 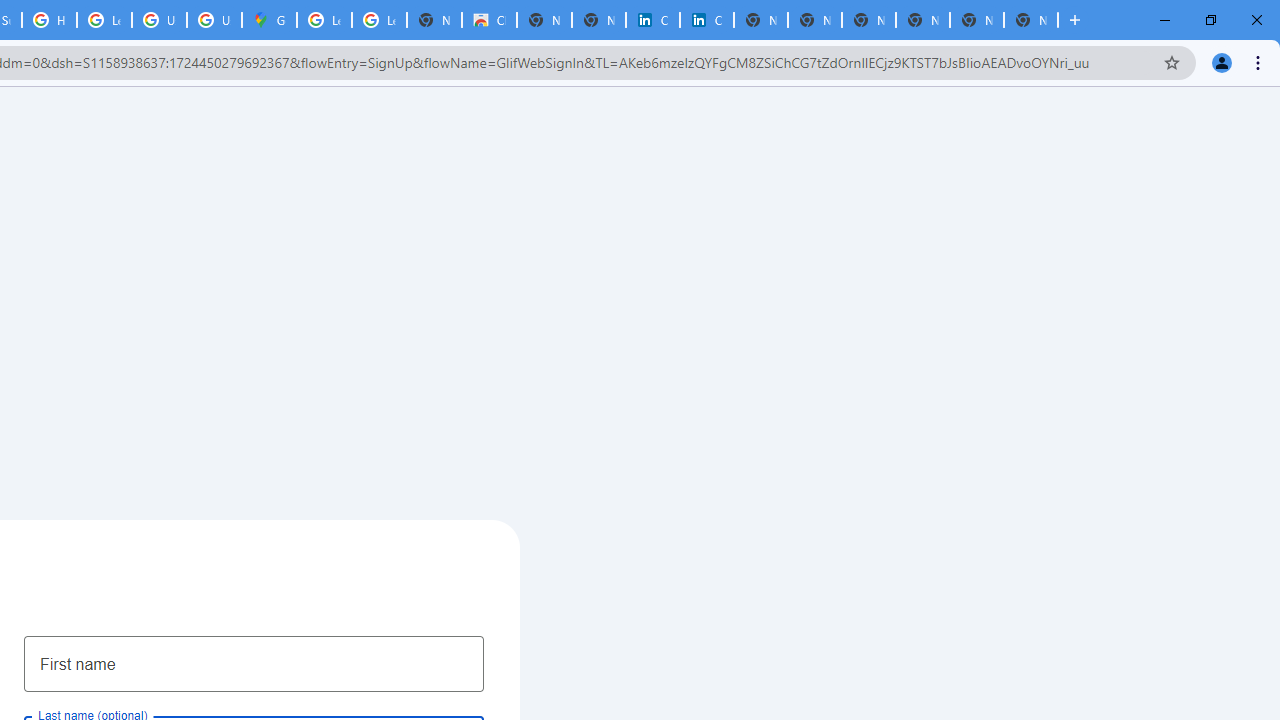 I want to click on 'Cookie Policy | LinkedIn', so click(x=652, y=20).